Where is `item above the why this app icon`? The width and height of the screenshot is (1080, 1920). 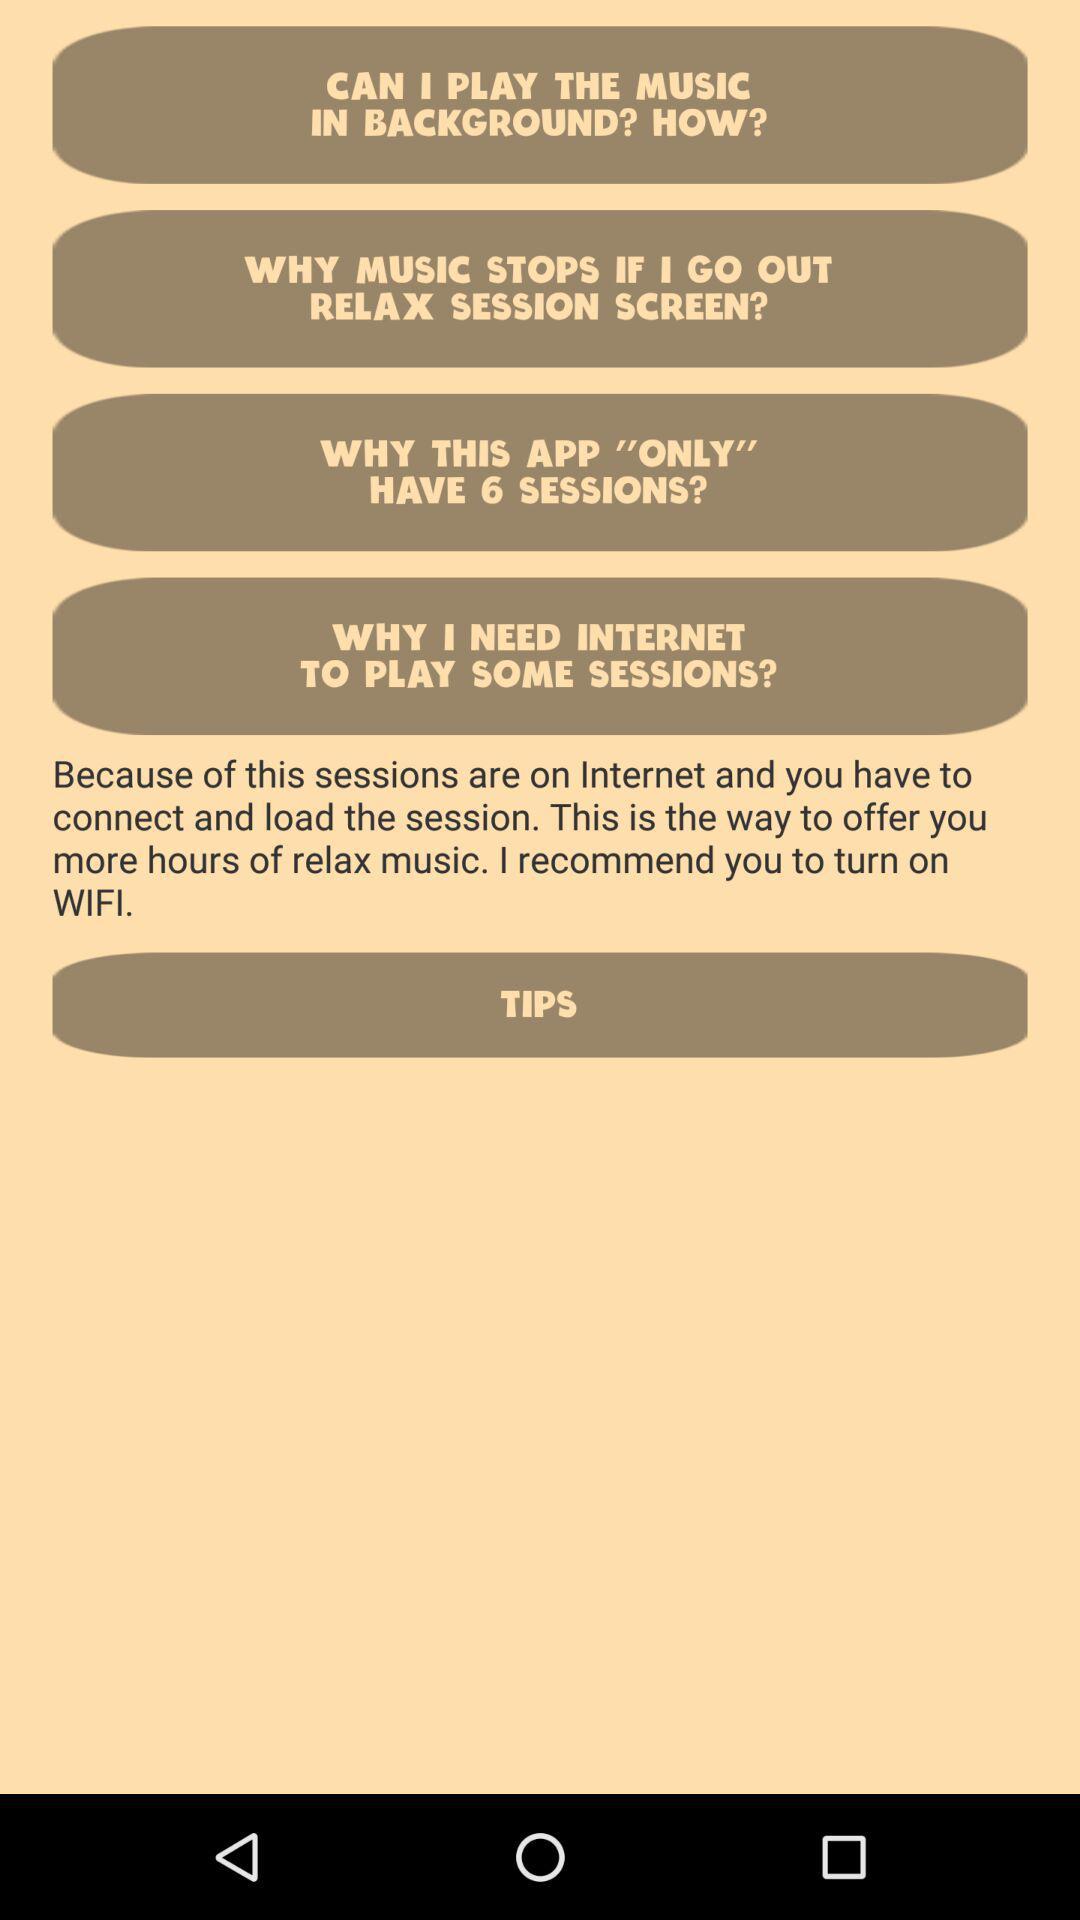
item above the why this app icon is located at coordinates (540, 287).